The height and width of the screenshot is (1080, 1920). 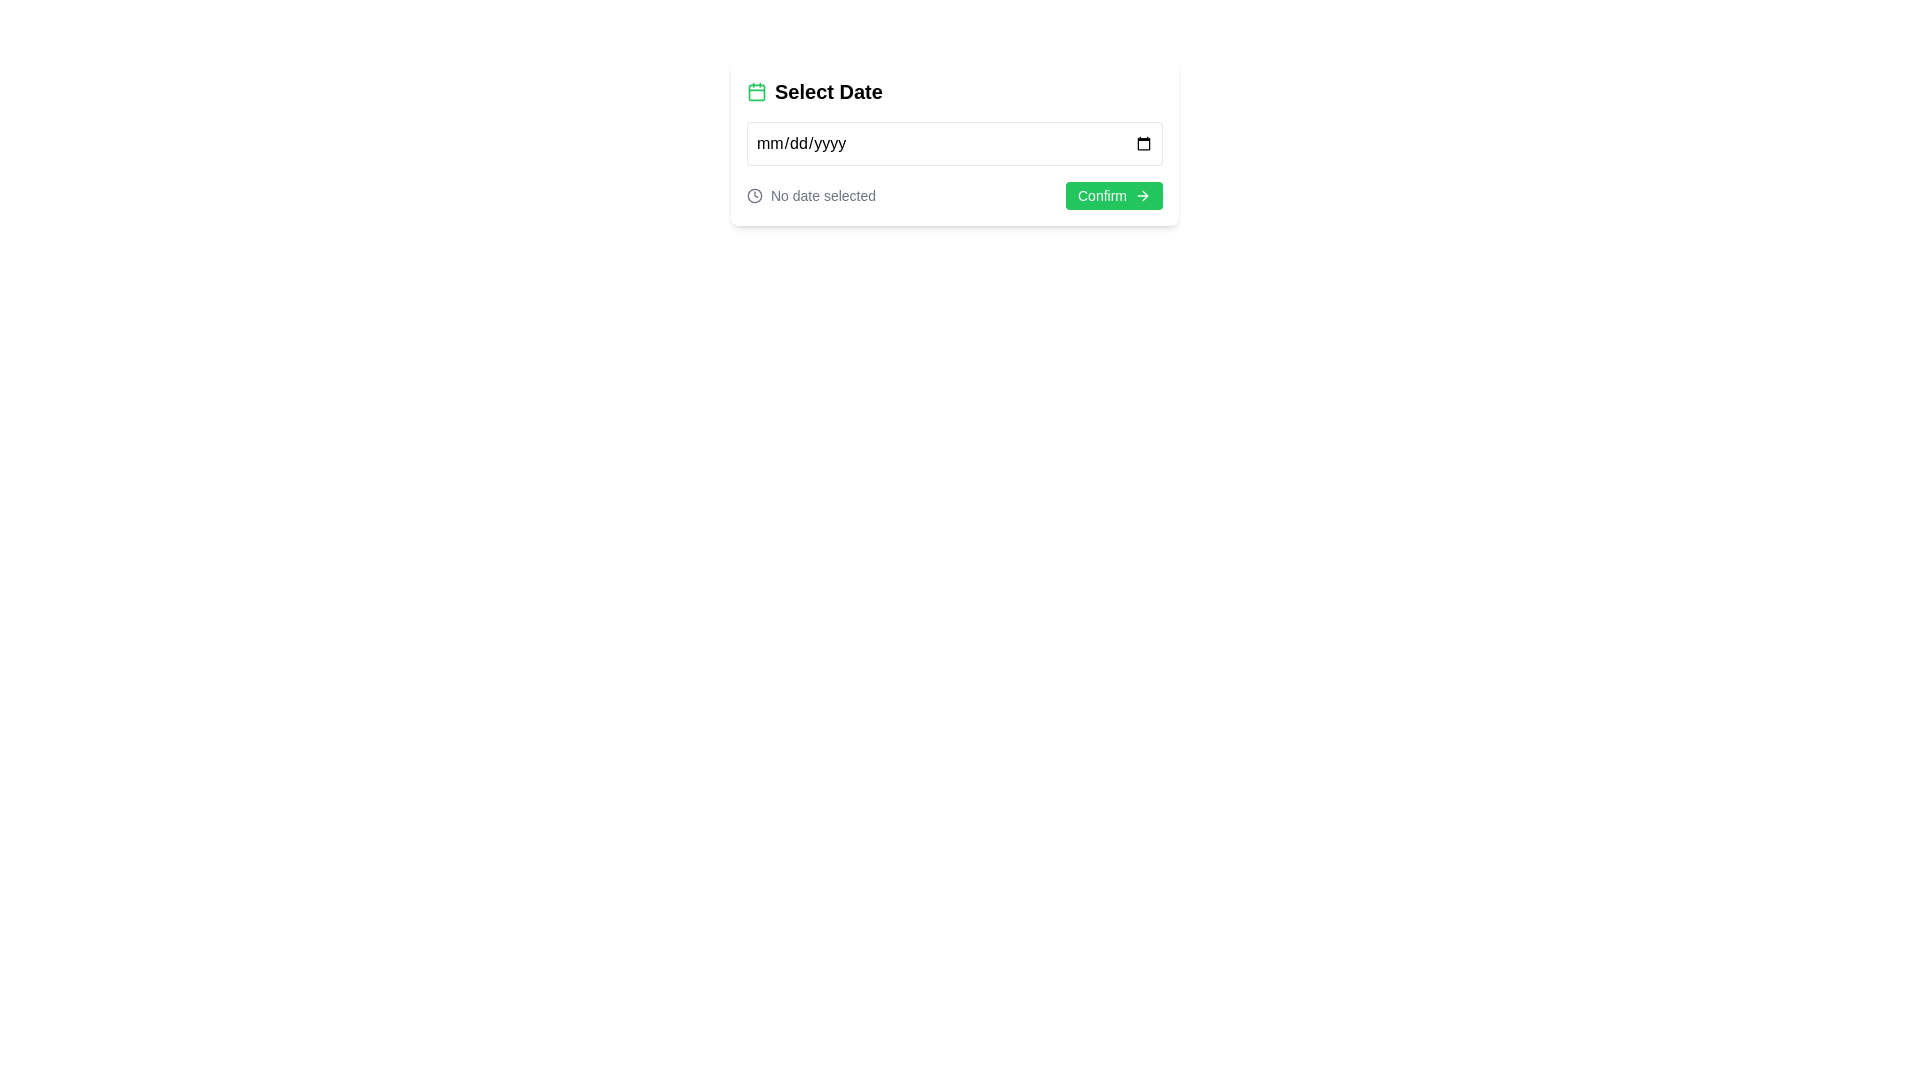 What do you see at coordinates (828, 92) in the screenshot?
I see `the 'Select Date' text label that is bold and larger in size, located to the right of a green calendar icon` at bounding box center [828, 92].